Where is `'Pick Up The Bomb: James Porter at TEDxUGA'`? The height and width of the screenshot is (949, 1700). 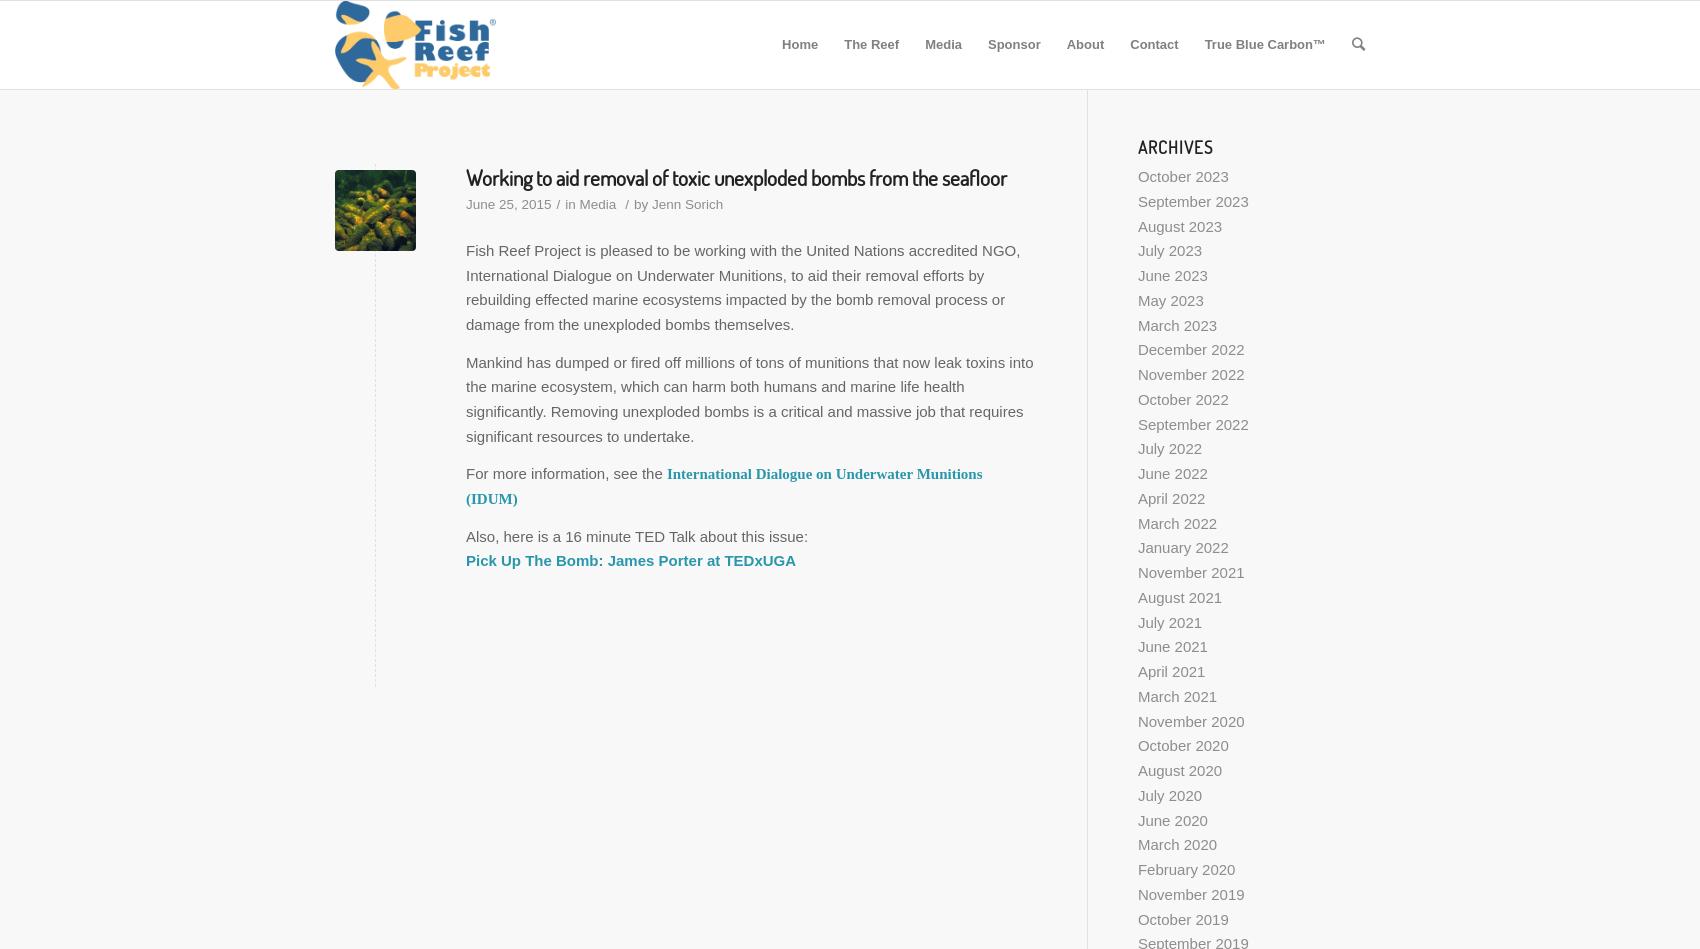
'Pick Up The Bomb: James Porter at TEDxUGA' is located at coordinates (631, 559).